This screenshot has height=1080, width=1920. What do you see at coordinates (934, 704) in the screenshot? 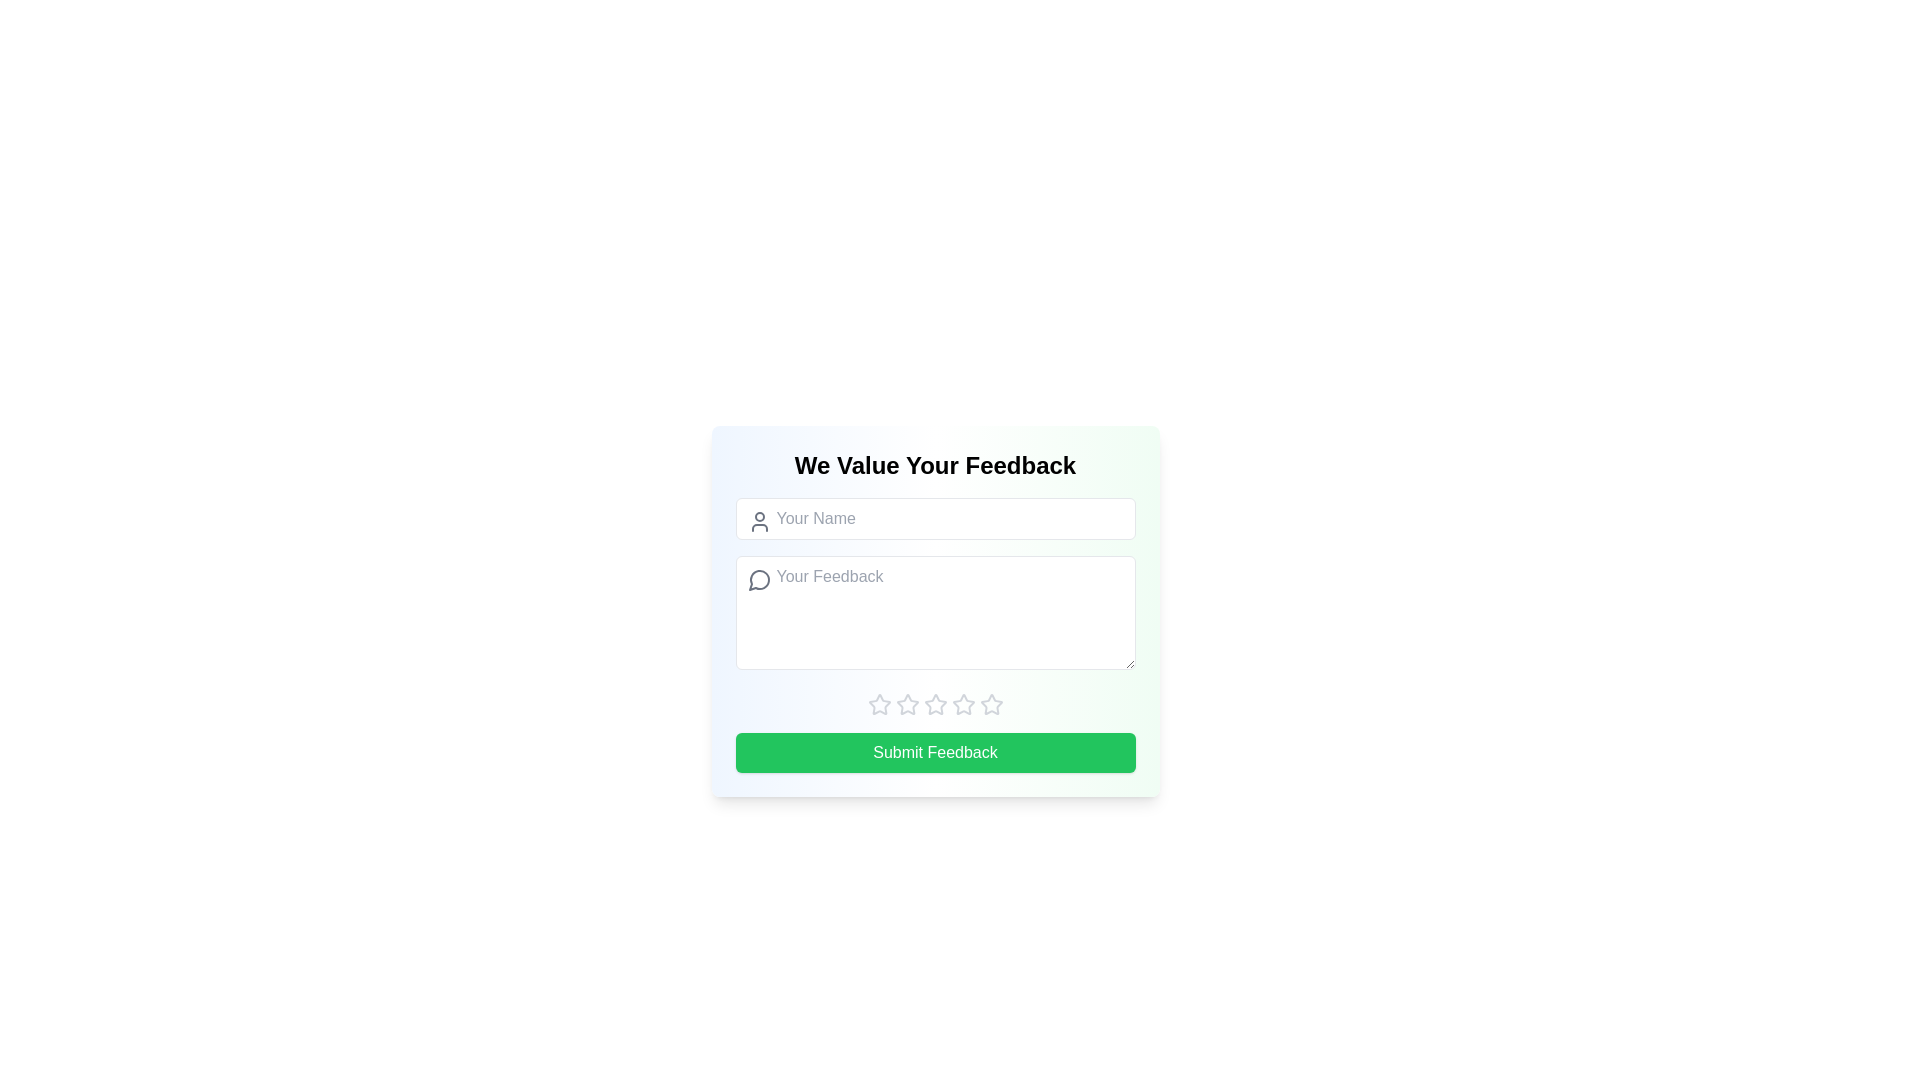
I see `the interactive star icons in the Rating component` at bounding box center [934, 704].